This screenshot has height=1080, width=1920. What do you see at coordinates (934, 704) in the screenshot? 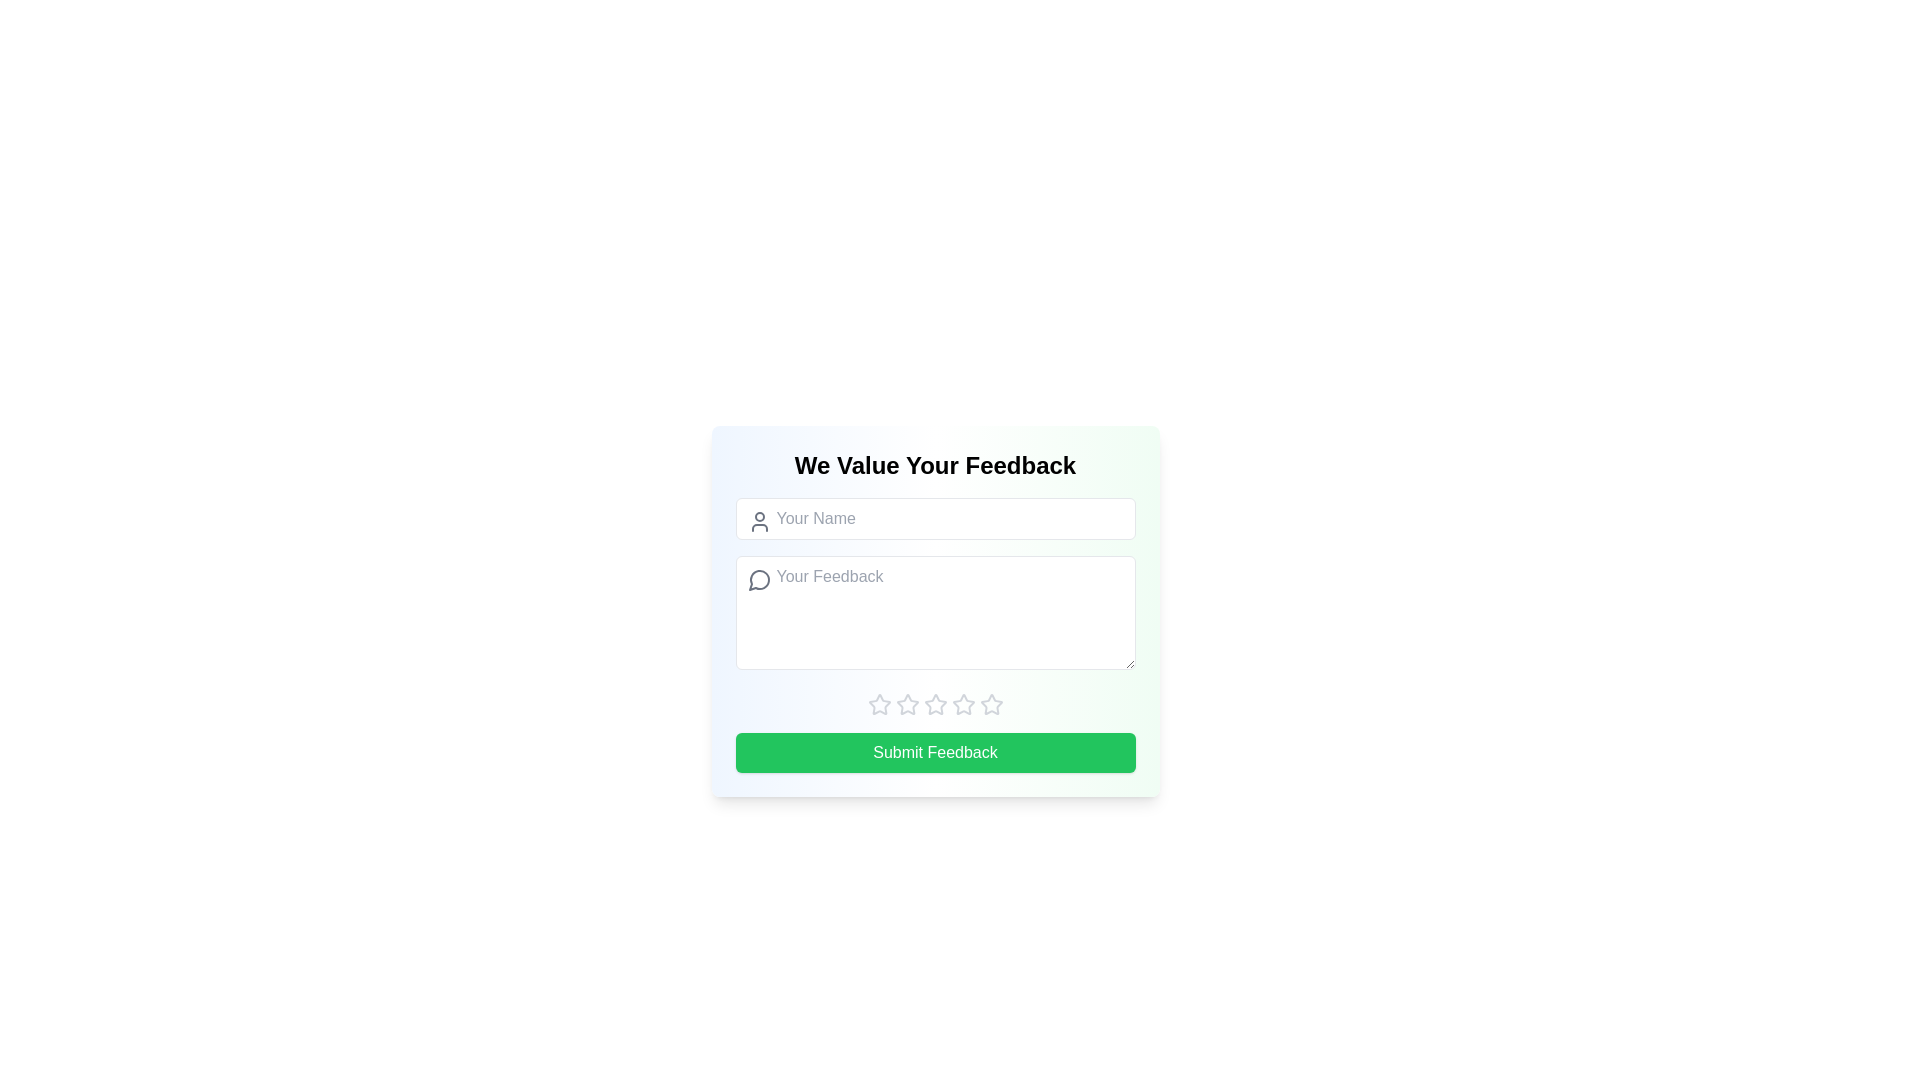
I see `the interactive star icons in the Rating component` at bounding box center [934, 704].